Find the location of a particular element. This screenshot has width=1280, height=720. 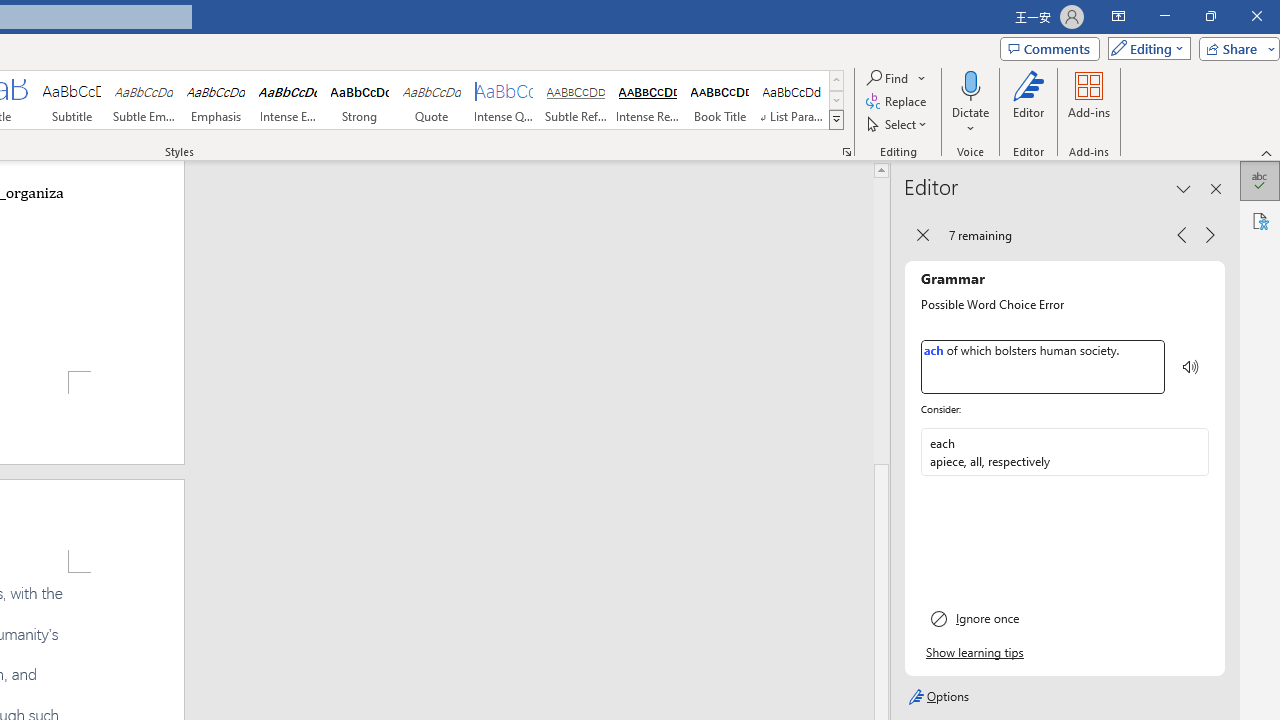

'Find' is located at coordinates (887, 77).